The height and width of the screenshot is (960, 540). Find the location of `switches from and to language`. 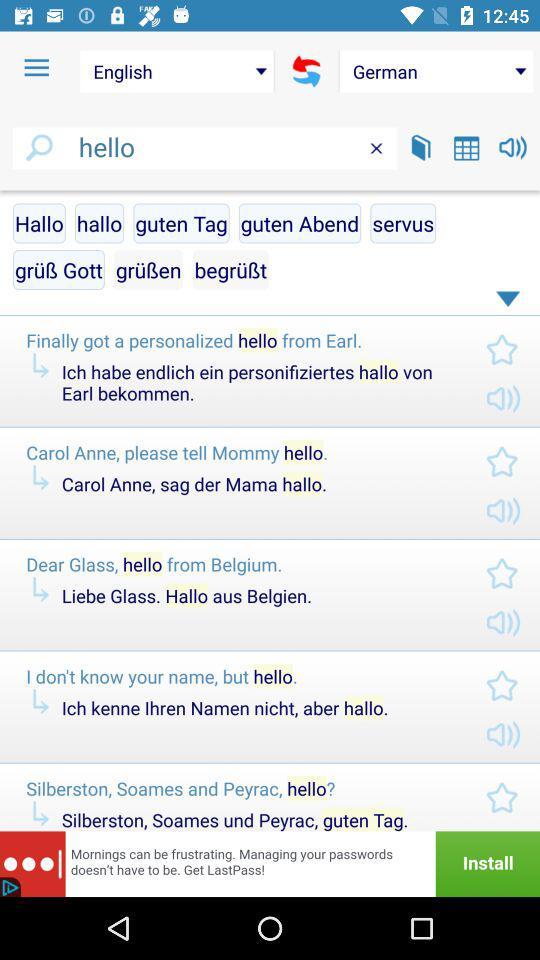

switches from and to language is located at coordinates (306, 71).